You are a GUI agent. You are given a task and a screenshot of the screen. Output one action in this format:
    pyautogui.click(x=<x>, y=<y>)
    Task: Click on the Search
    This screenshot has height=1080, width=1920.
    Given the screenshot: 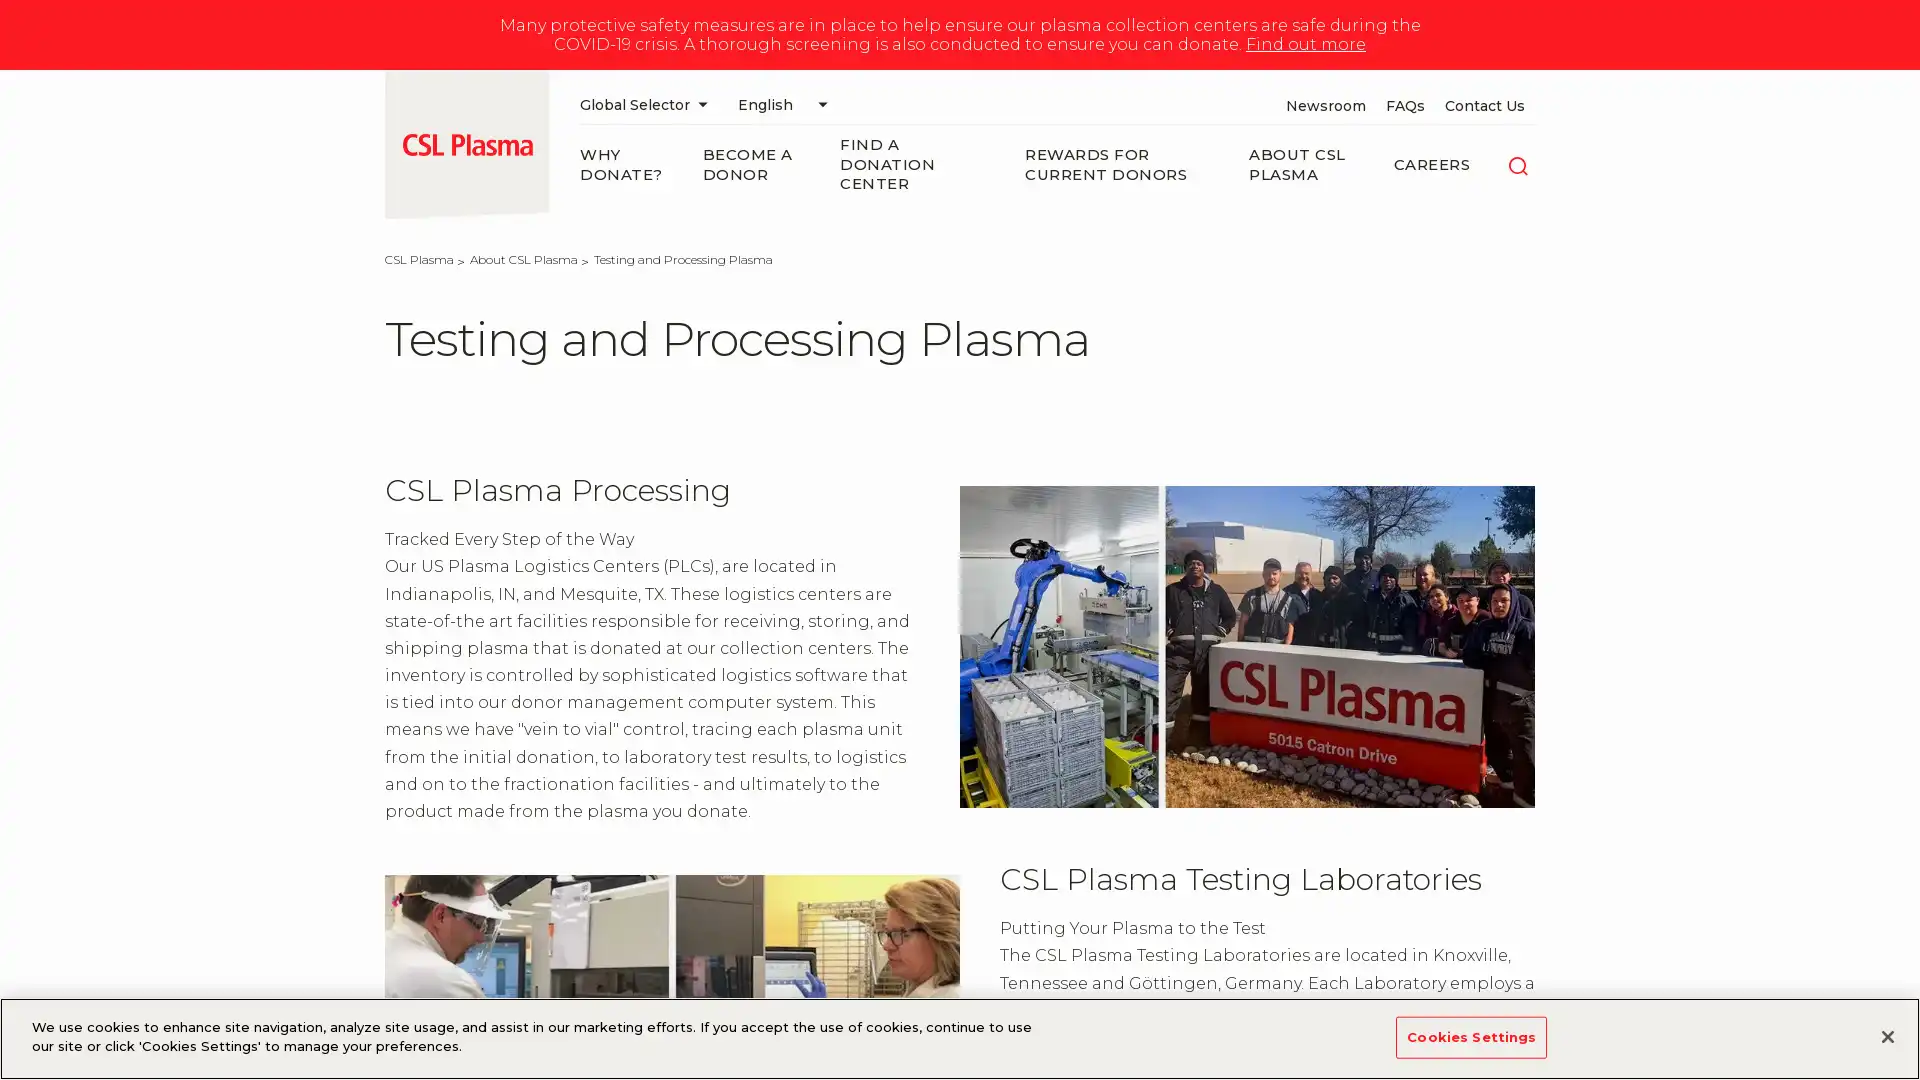 What is the action you would take?
    pyautogui.click(x=1517, y=163)
    